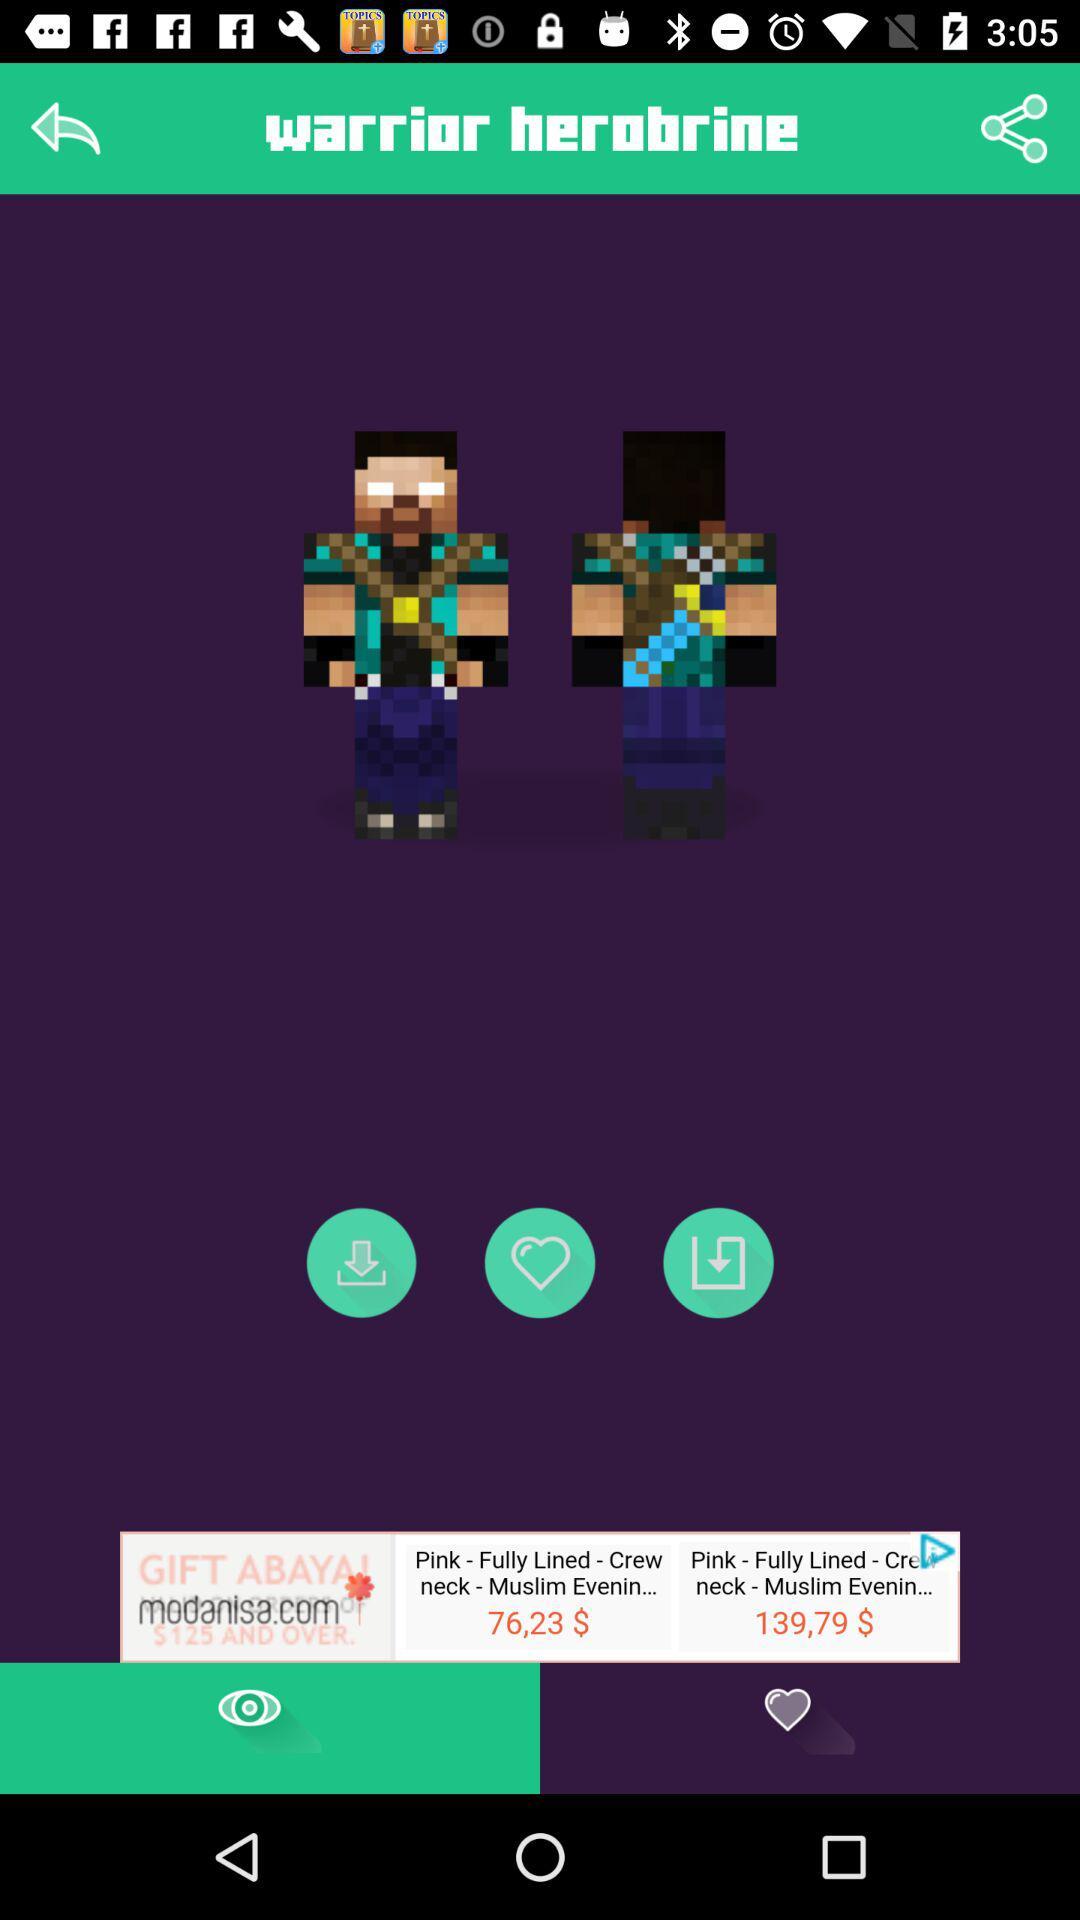  Describe the element at coordinates (361, 1261) in the screenshot. I see `the file_download icon` at that location.